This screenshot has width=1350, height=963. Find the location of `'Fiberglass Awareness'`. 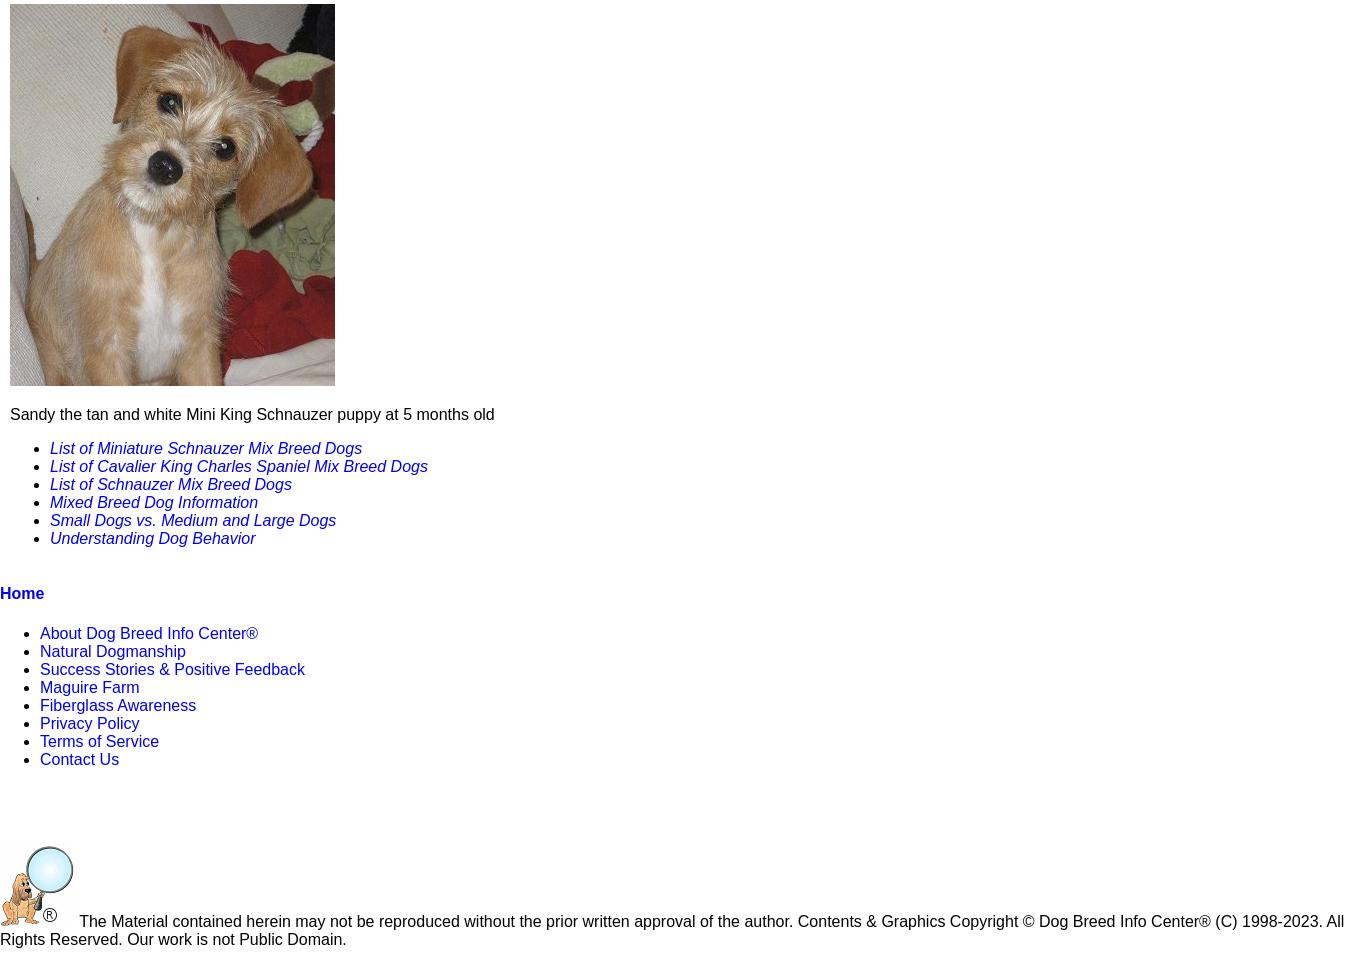

'Fiberglass Awareness' is located at coordinates (117, 703).